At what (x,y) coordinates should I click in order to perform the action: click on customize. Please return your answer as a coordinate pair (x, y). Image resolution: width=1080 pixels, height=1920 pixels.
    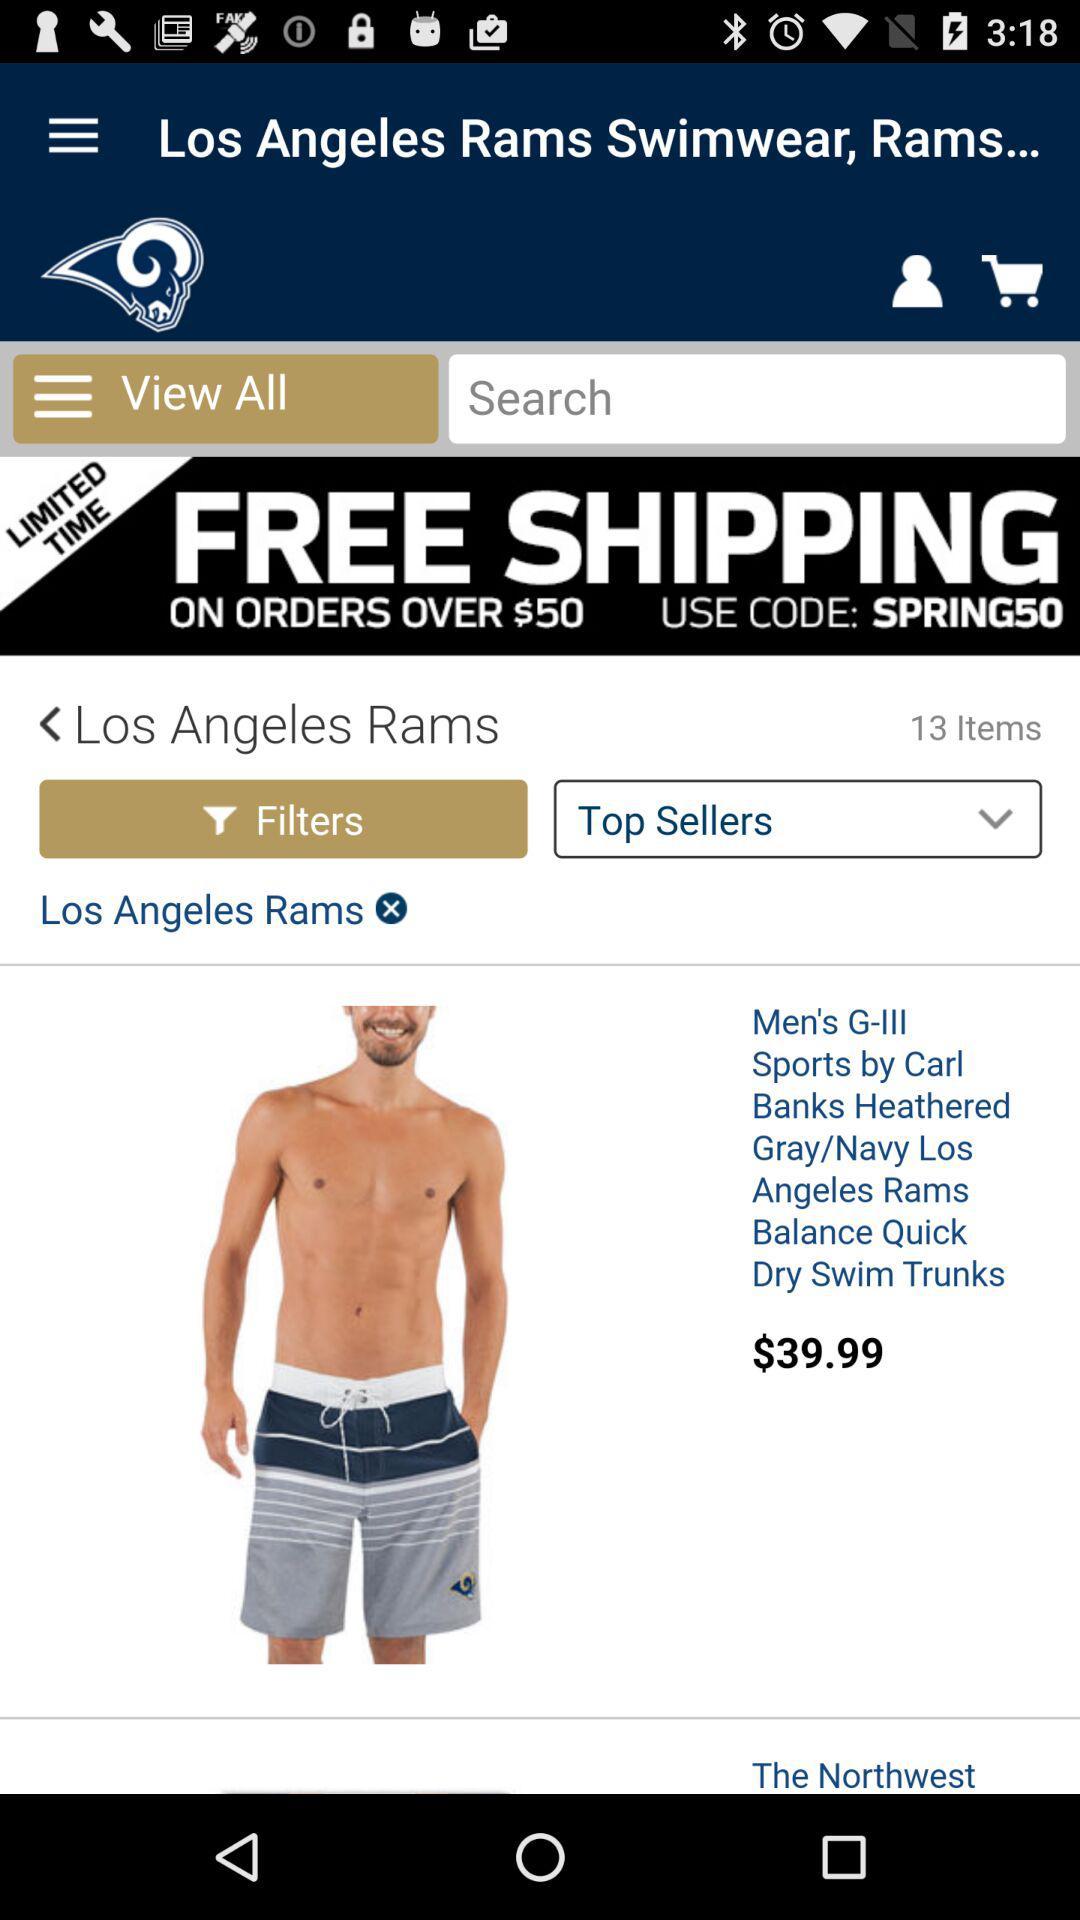
    Looking at the image, I should click on (72, 135).